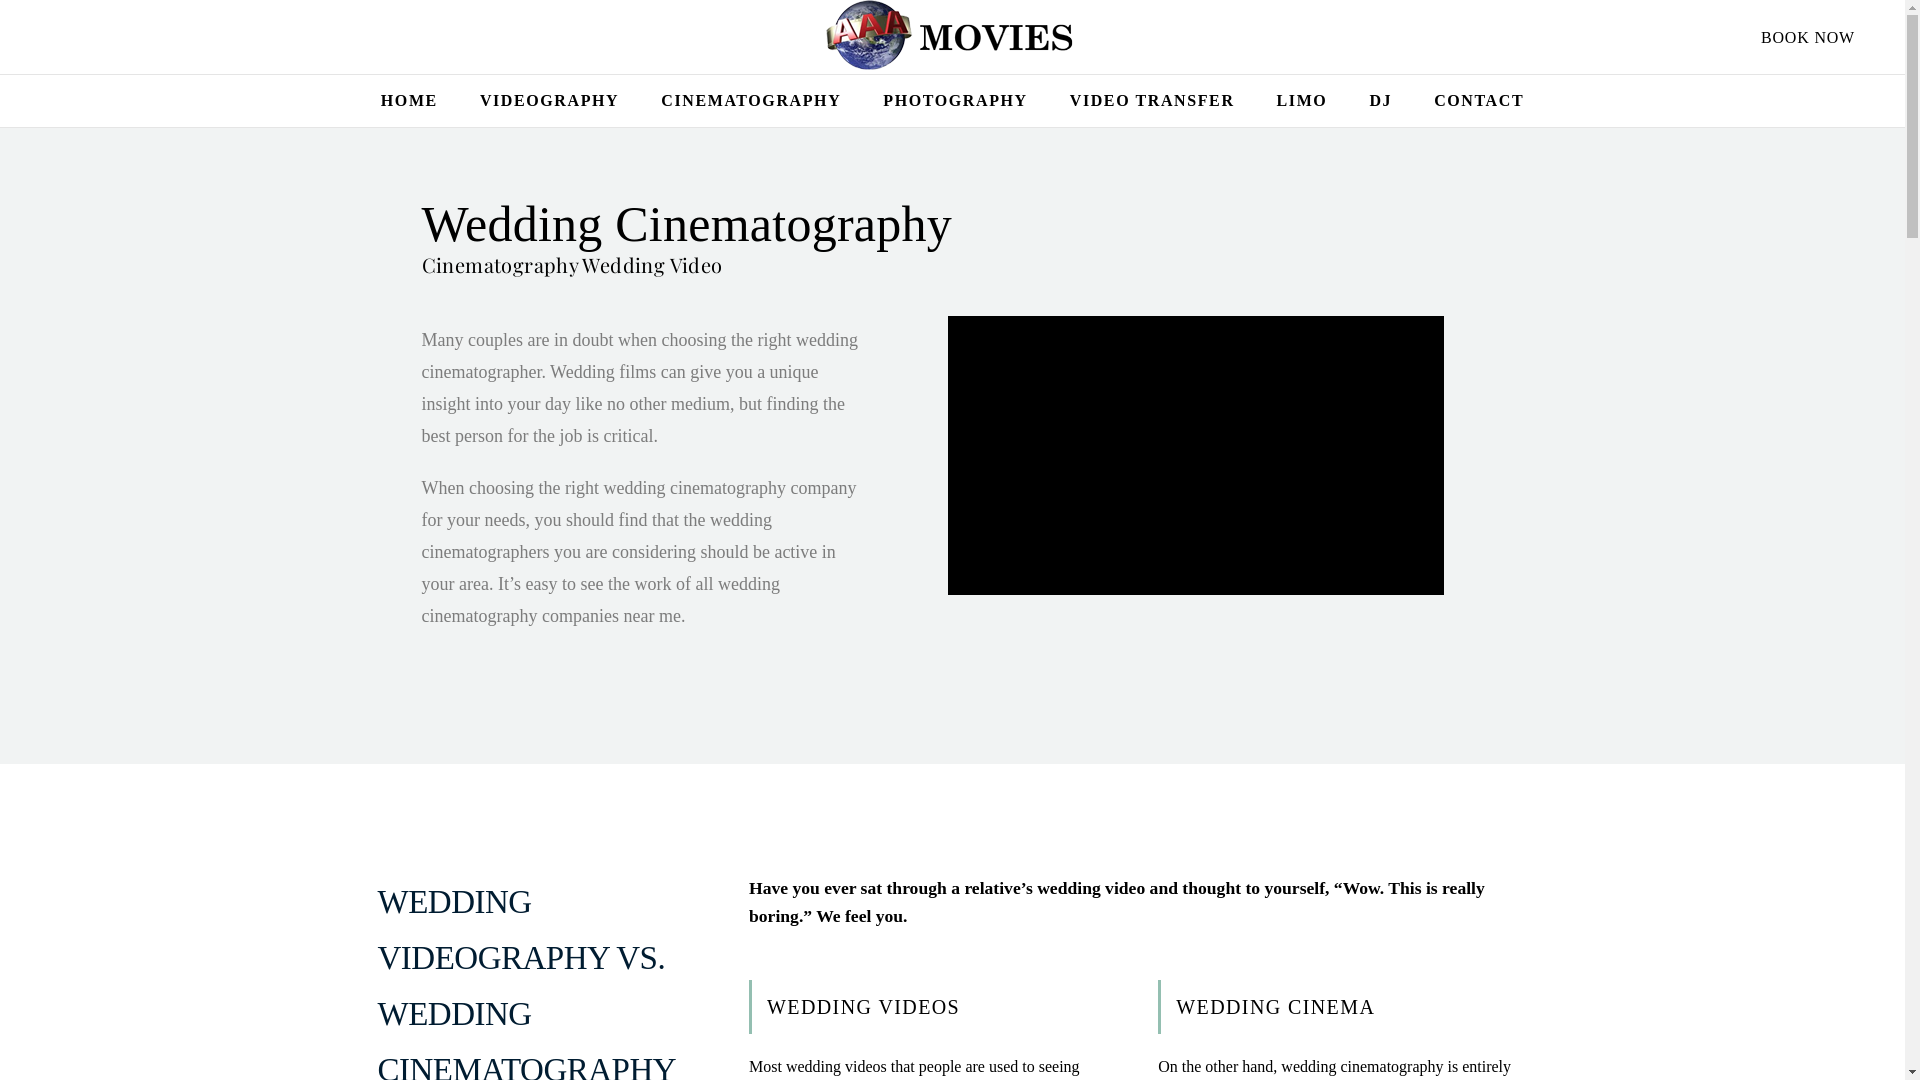 This screenshot has height=1080, width=1920. What do you see at coordinates (1478, 100) in the screenshot?
I see `'CONTACT'` at bounding box center [1478, 100].